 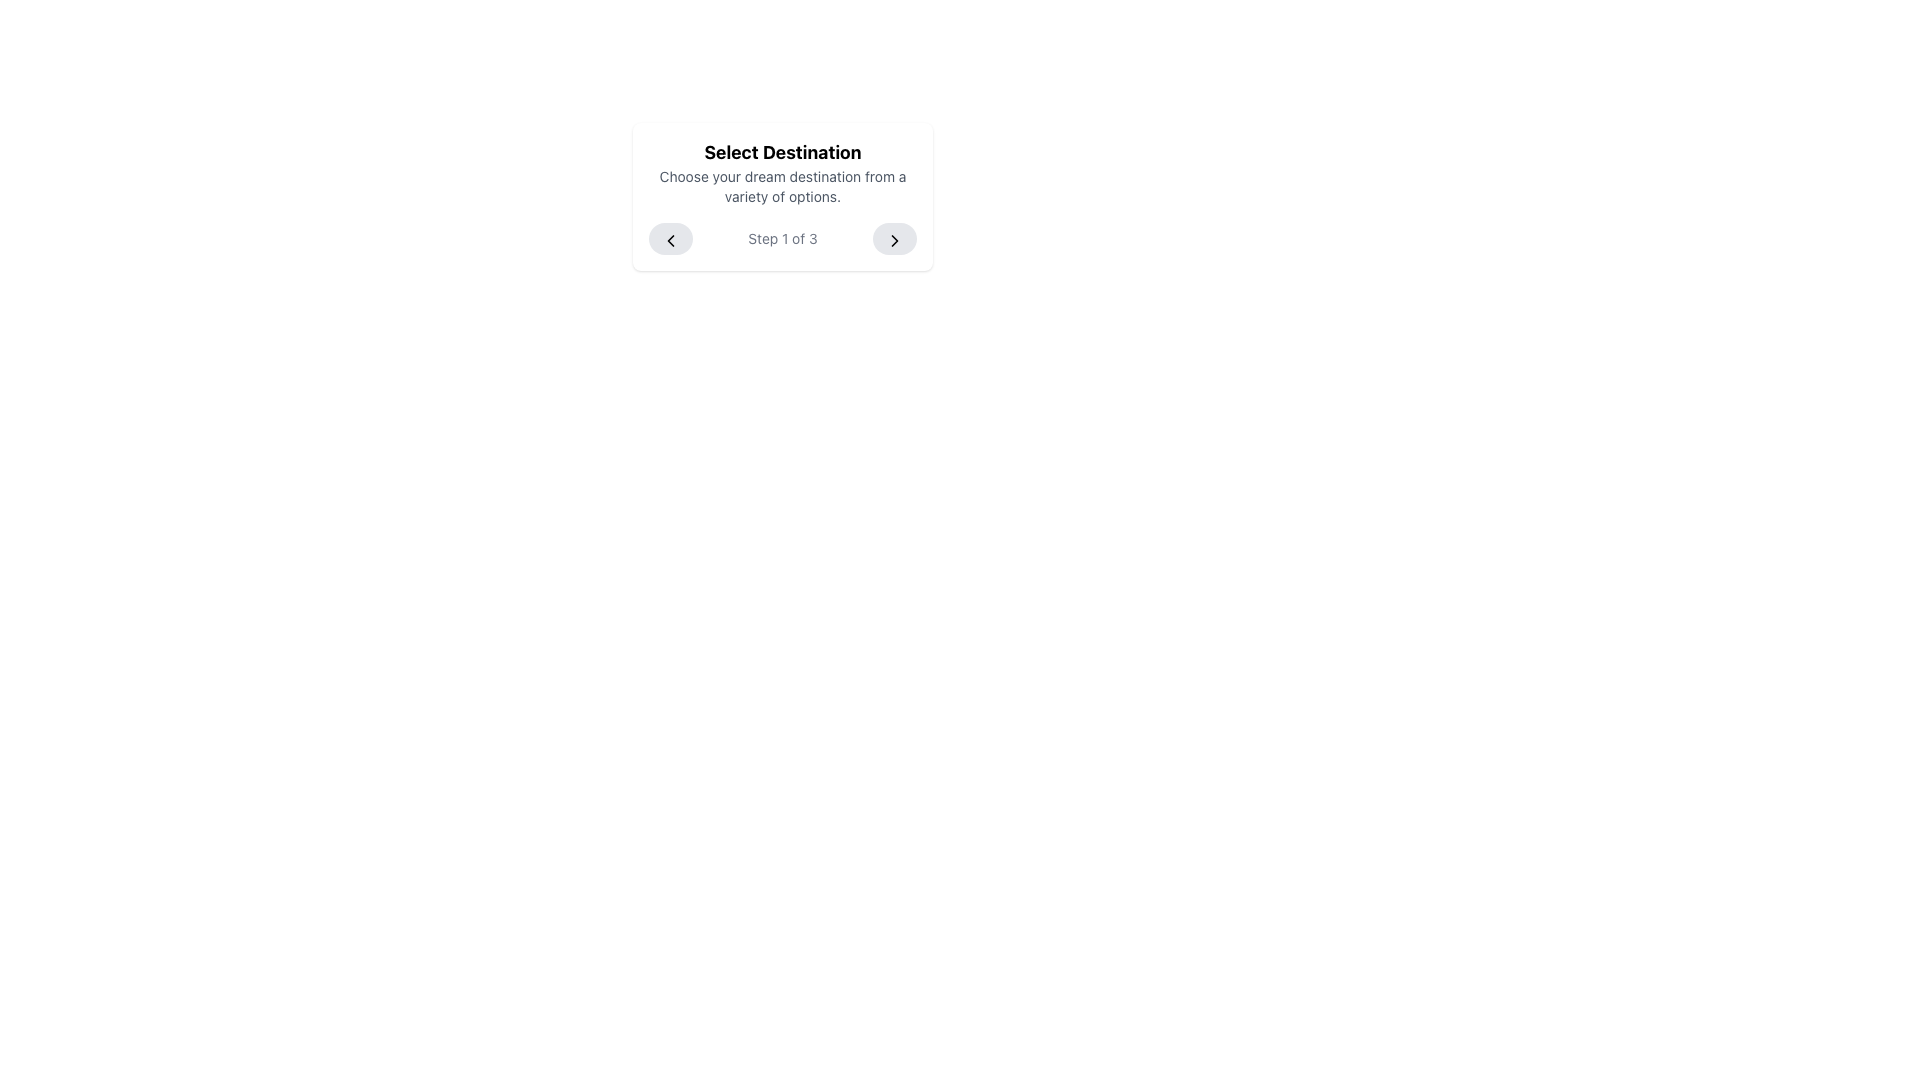 I want to click on the chevron icon within the SVG element on the left side of the 'Select Destination' navigation card, so click(x=671, y=238).